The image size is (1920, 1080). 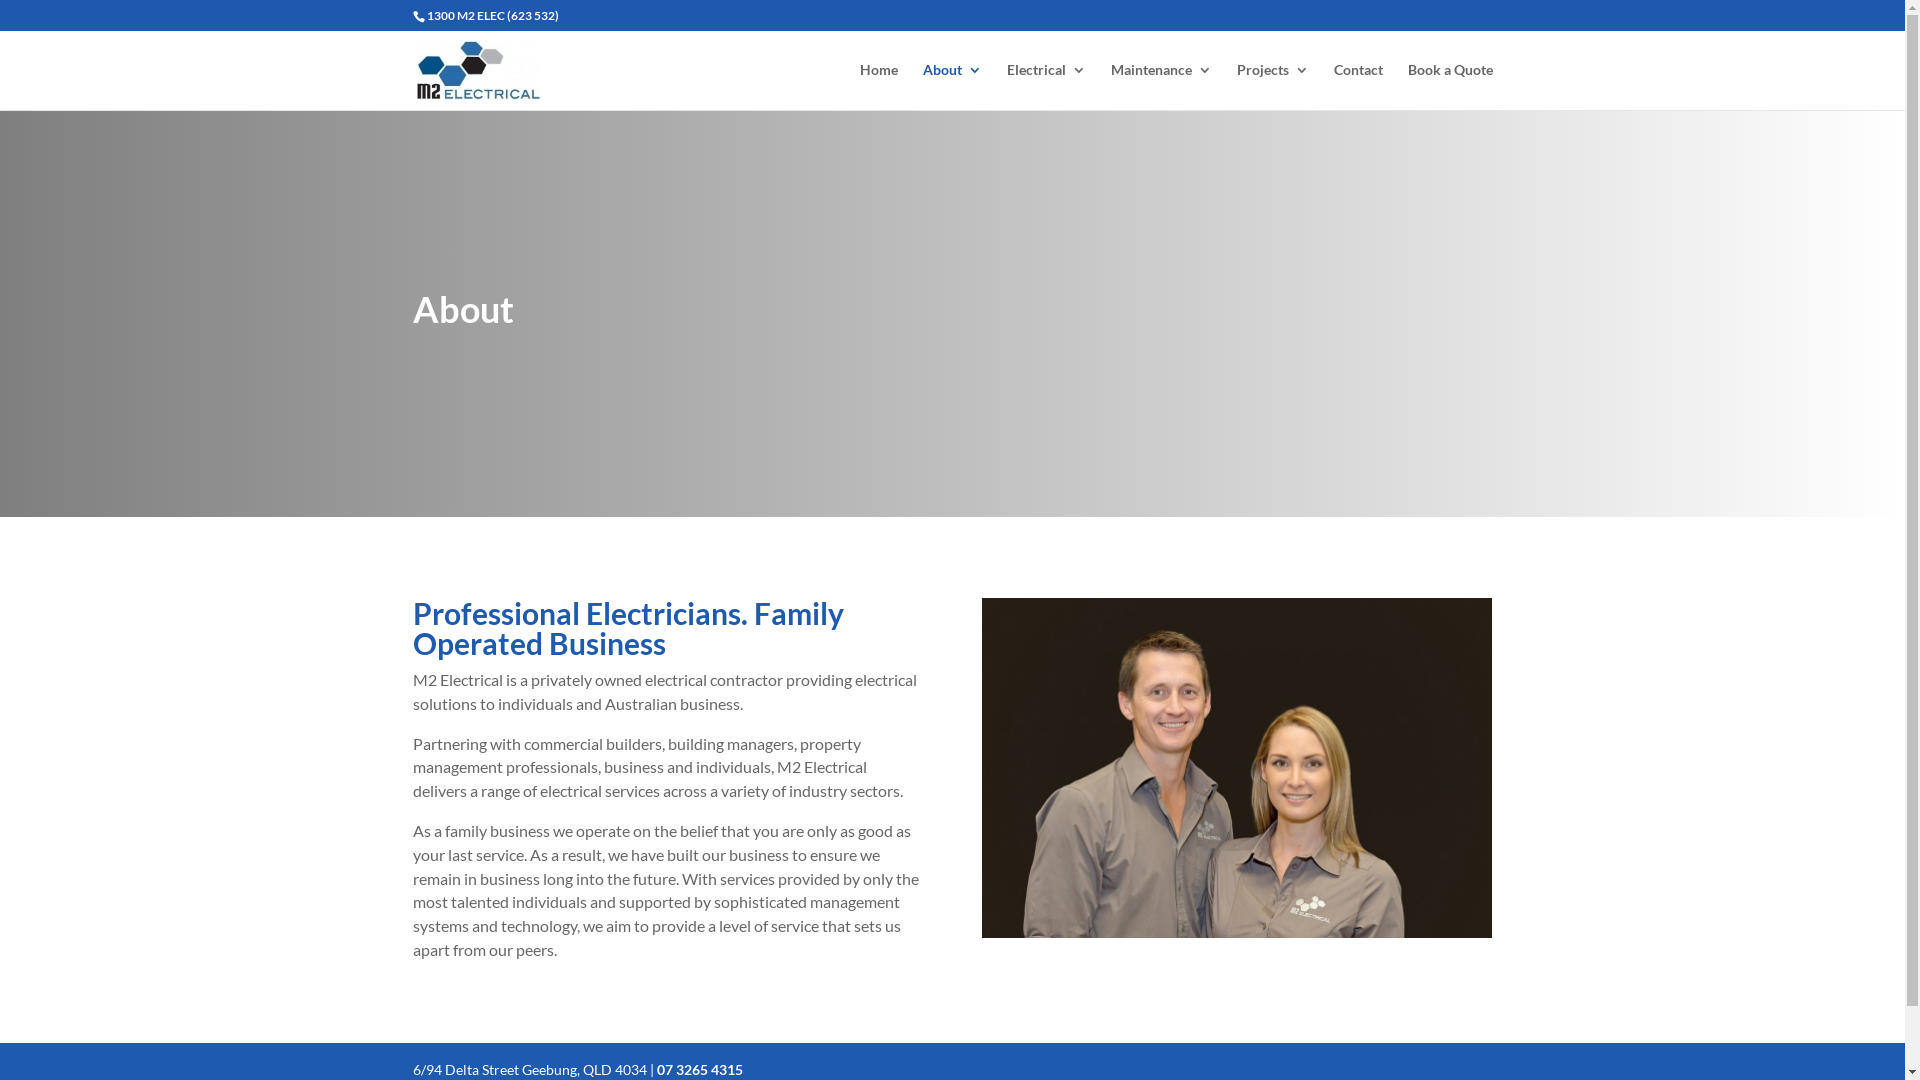 What do you see at coordinates (1160, 85) in the screenshot?
I see `'Maintenance'` at bounding box center [1160, 85].